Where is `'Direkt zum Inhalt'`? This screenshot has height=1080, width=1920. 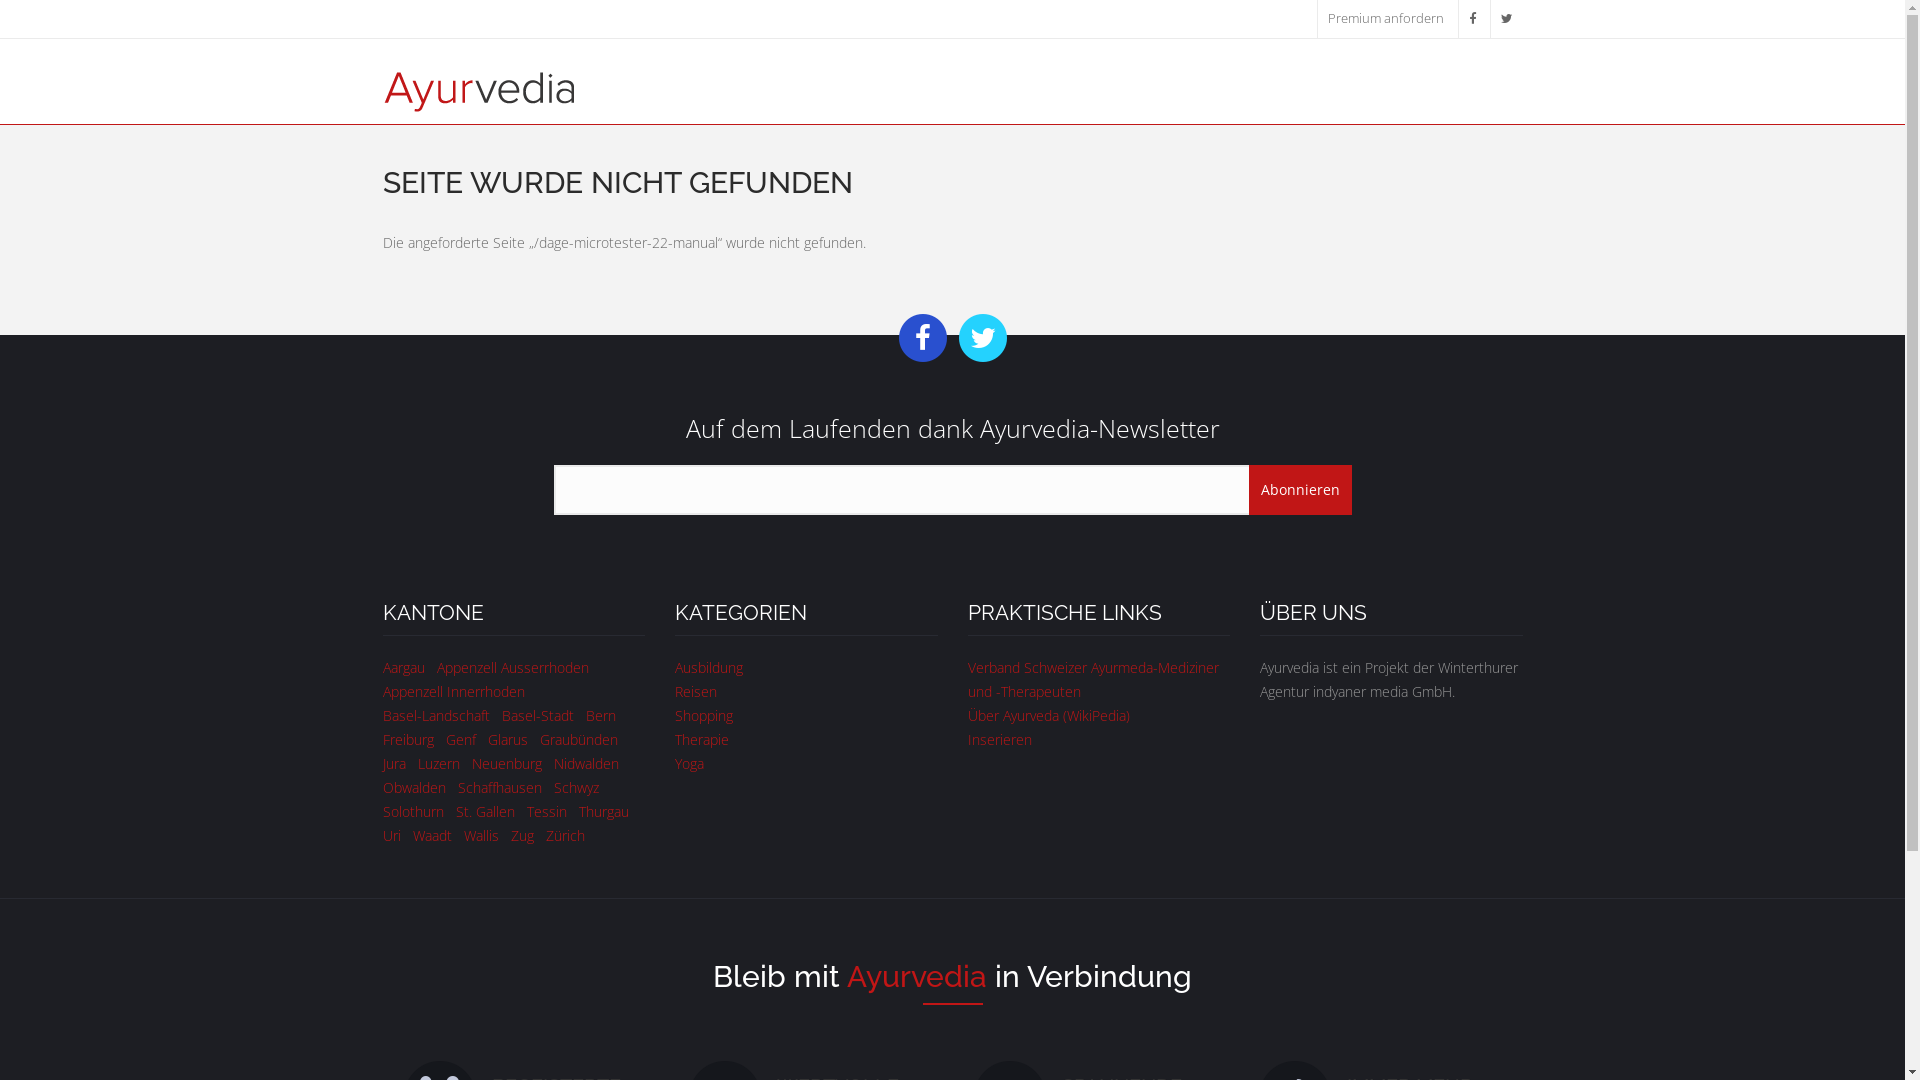
'Direkt zum Inhalt' is located at coordinates (53, 0).